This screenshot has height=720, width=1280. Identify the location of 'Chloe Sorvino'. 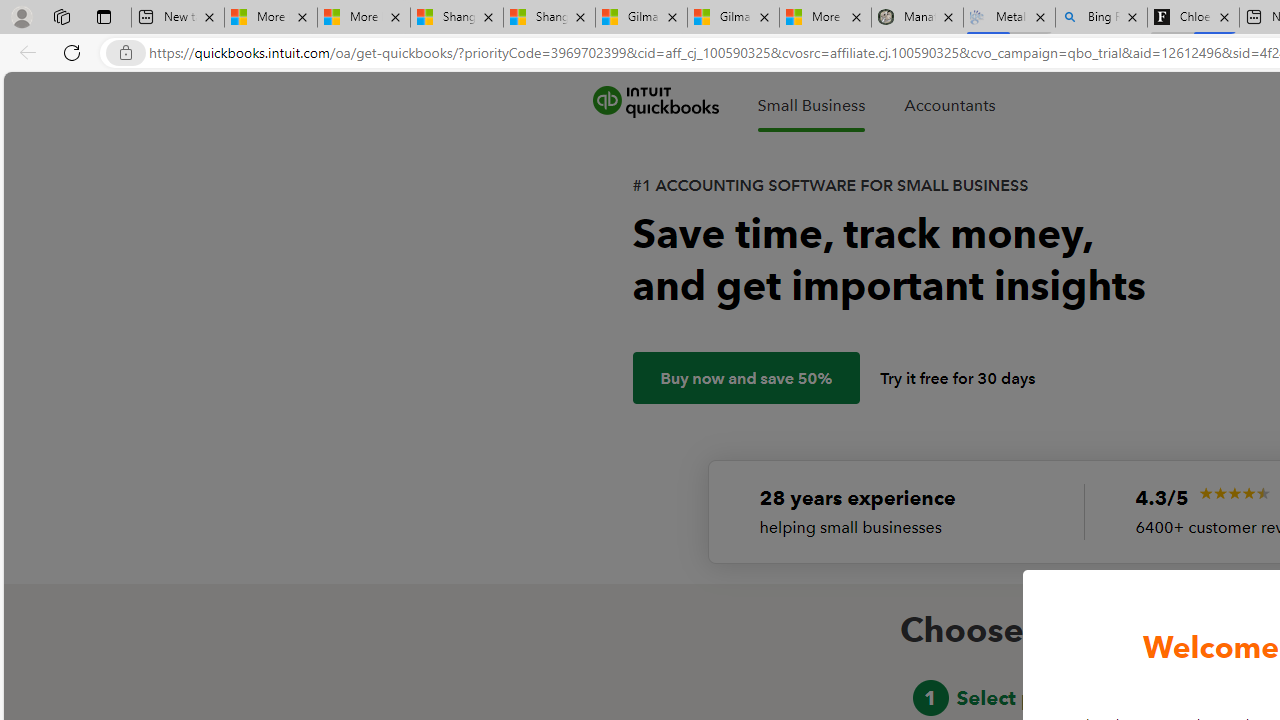
(1193, 17).